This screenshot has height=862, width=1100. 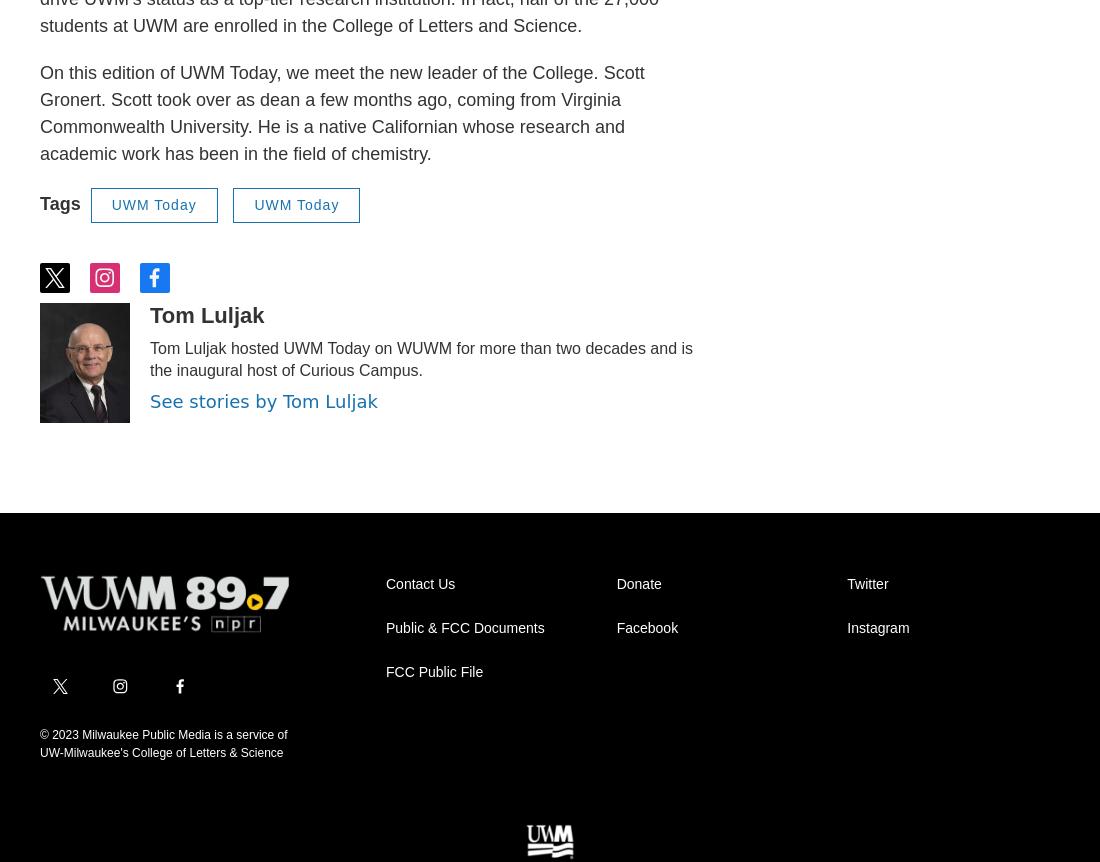 I want to click on '© 2023  Milwaukee Public Media is a service of UW-Milwaukee's College of Letters & Science', so click(x=162, y=743).